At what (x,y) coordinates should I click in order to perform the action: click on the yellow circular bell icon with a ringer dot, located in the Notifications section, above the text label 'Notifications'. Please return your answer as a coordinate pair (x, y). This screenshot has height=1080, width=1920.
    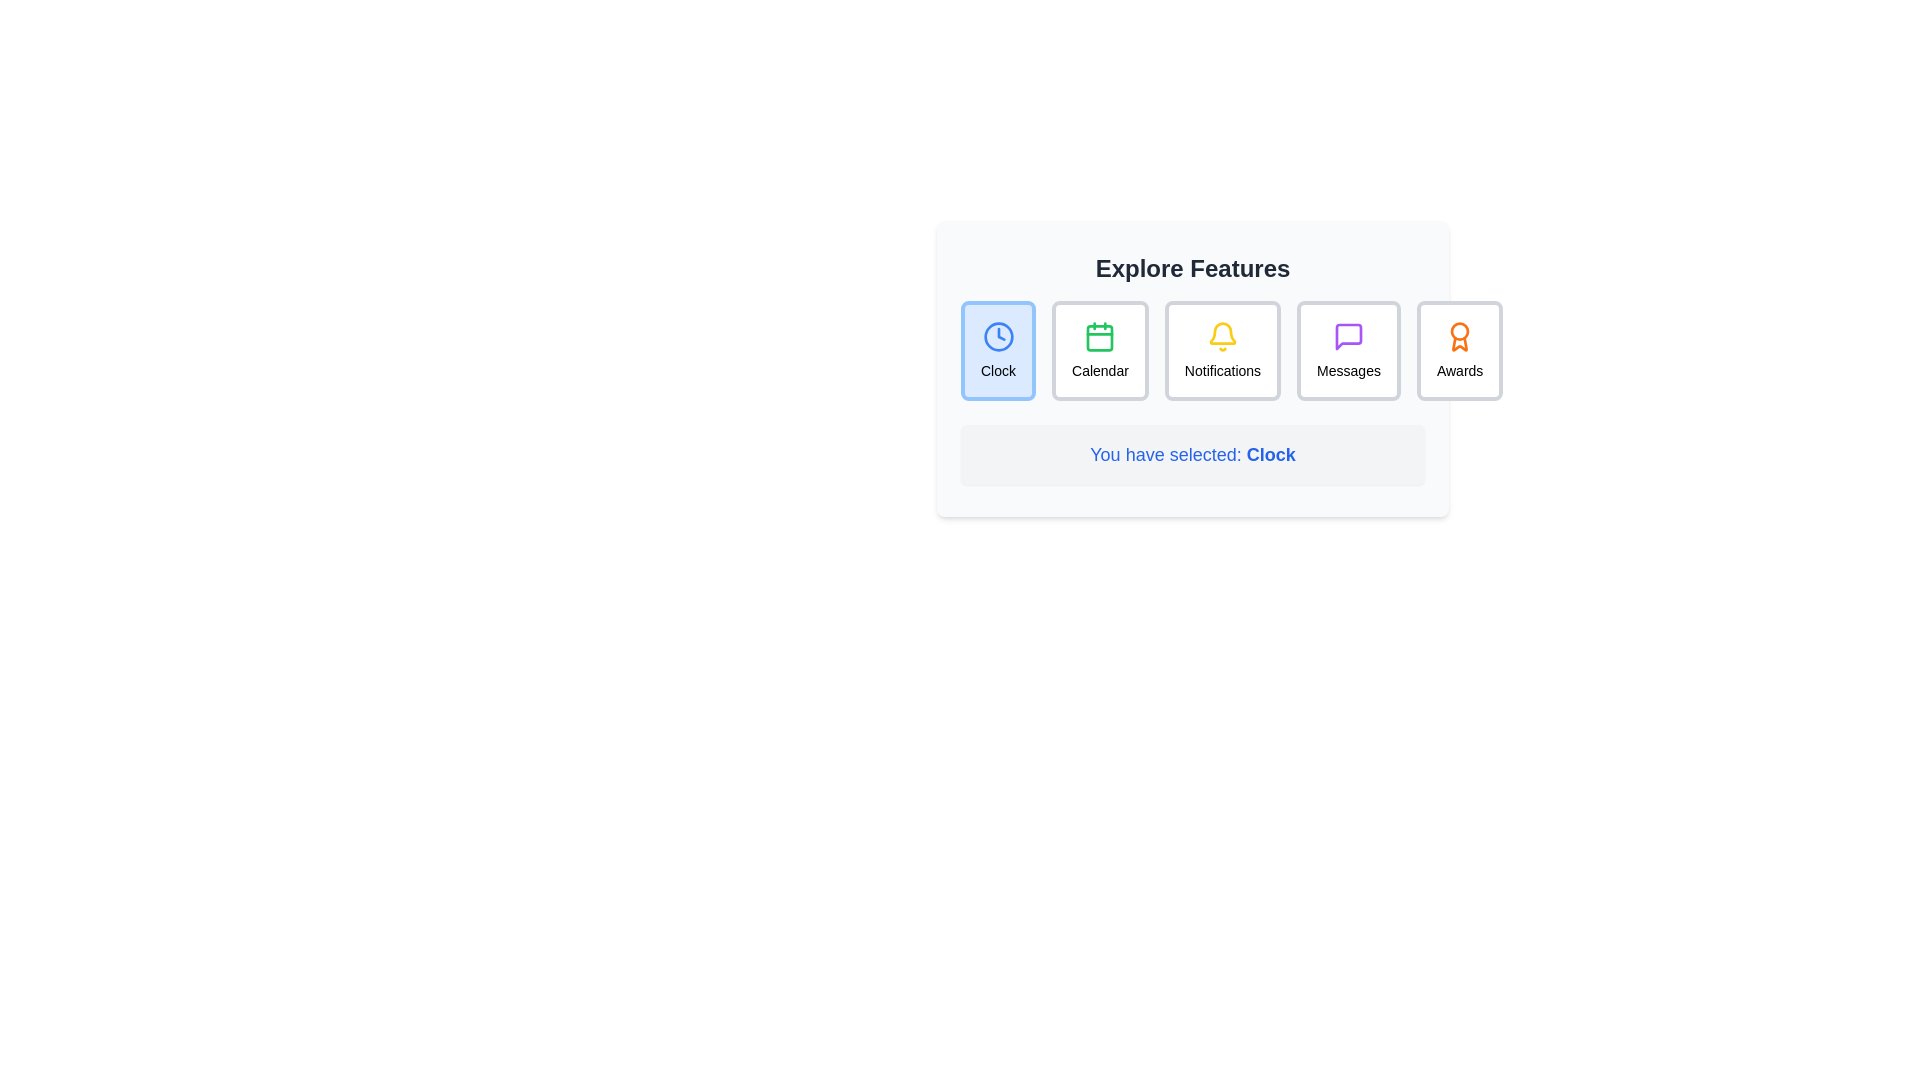
    Looking at the image, I should click on (1222, 335).